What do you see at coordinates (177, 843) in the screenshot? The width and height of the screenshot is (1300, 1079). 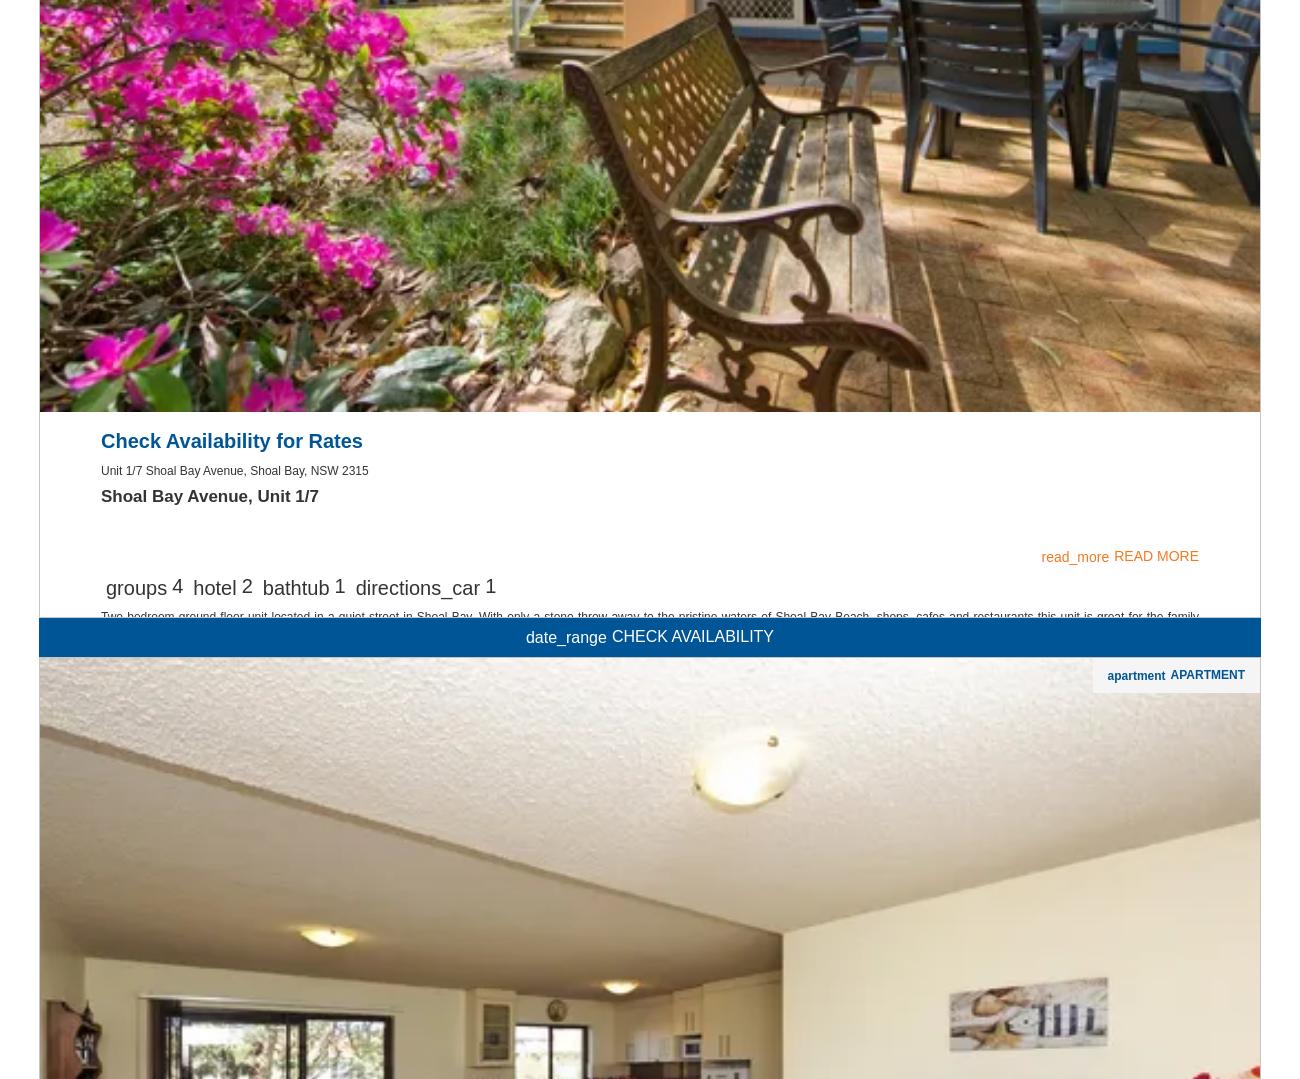 I see `'5'` at bounding box center [177, 843].